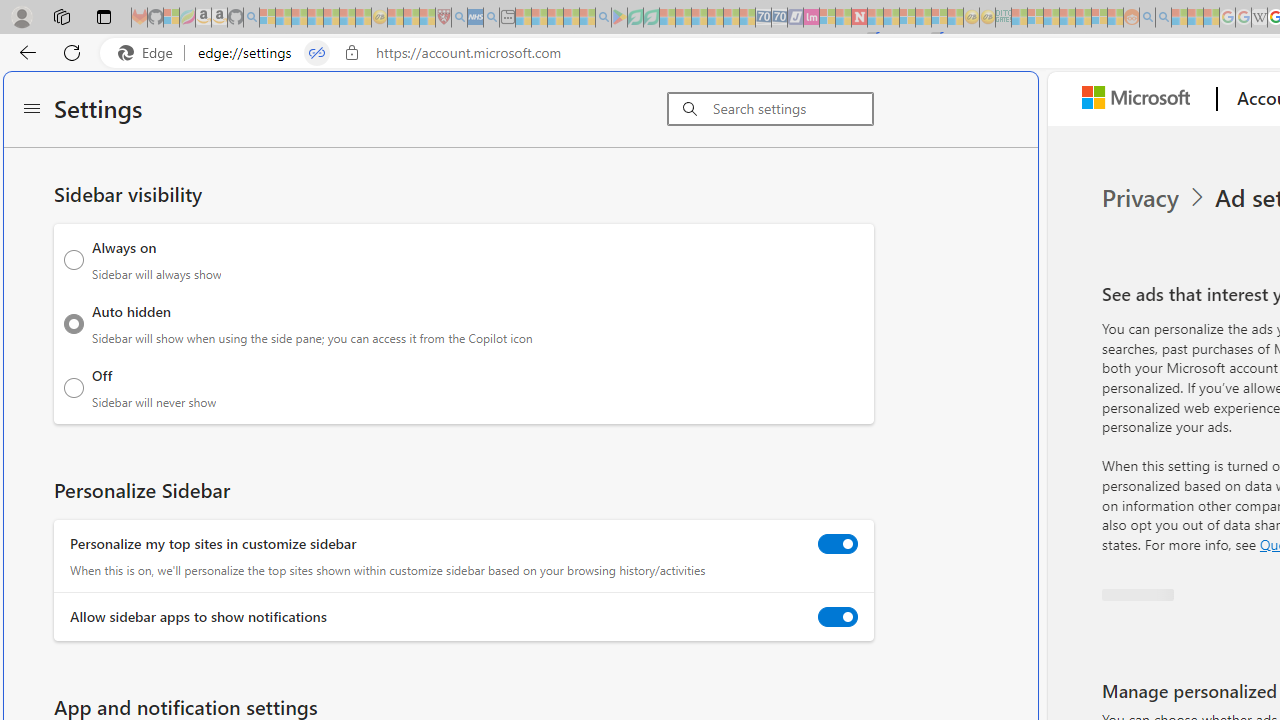 The image size is (1280, 720). Describe the element at coordinates (1003, 17) in the screenshot. I see `'DITOGAMES AG Imprint - Sleeping'` at that location.